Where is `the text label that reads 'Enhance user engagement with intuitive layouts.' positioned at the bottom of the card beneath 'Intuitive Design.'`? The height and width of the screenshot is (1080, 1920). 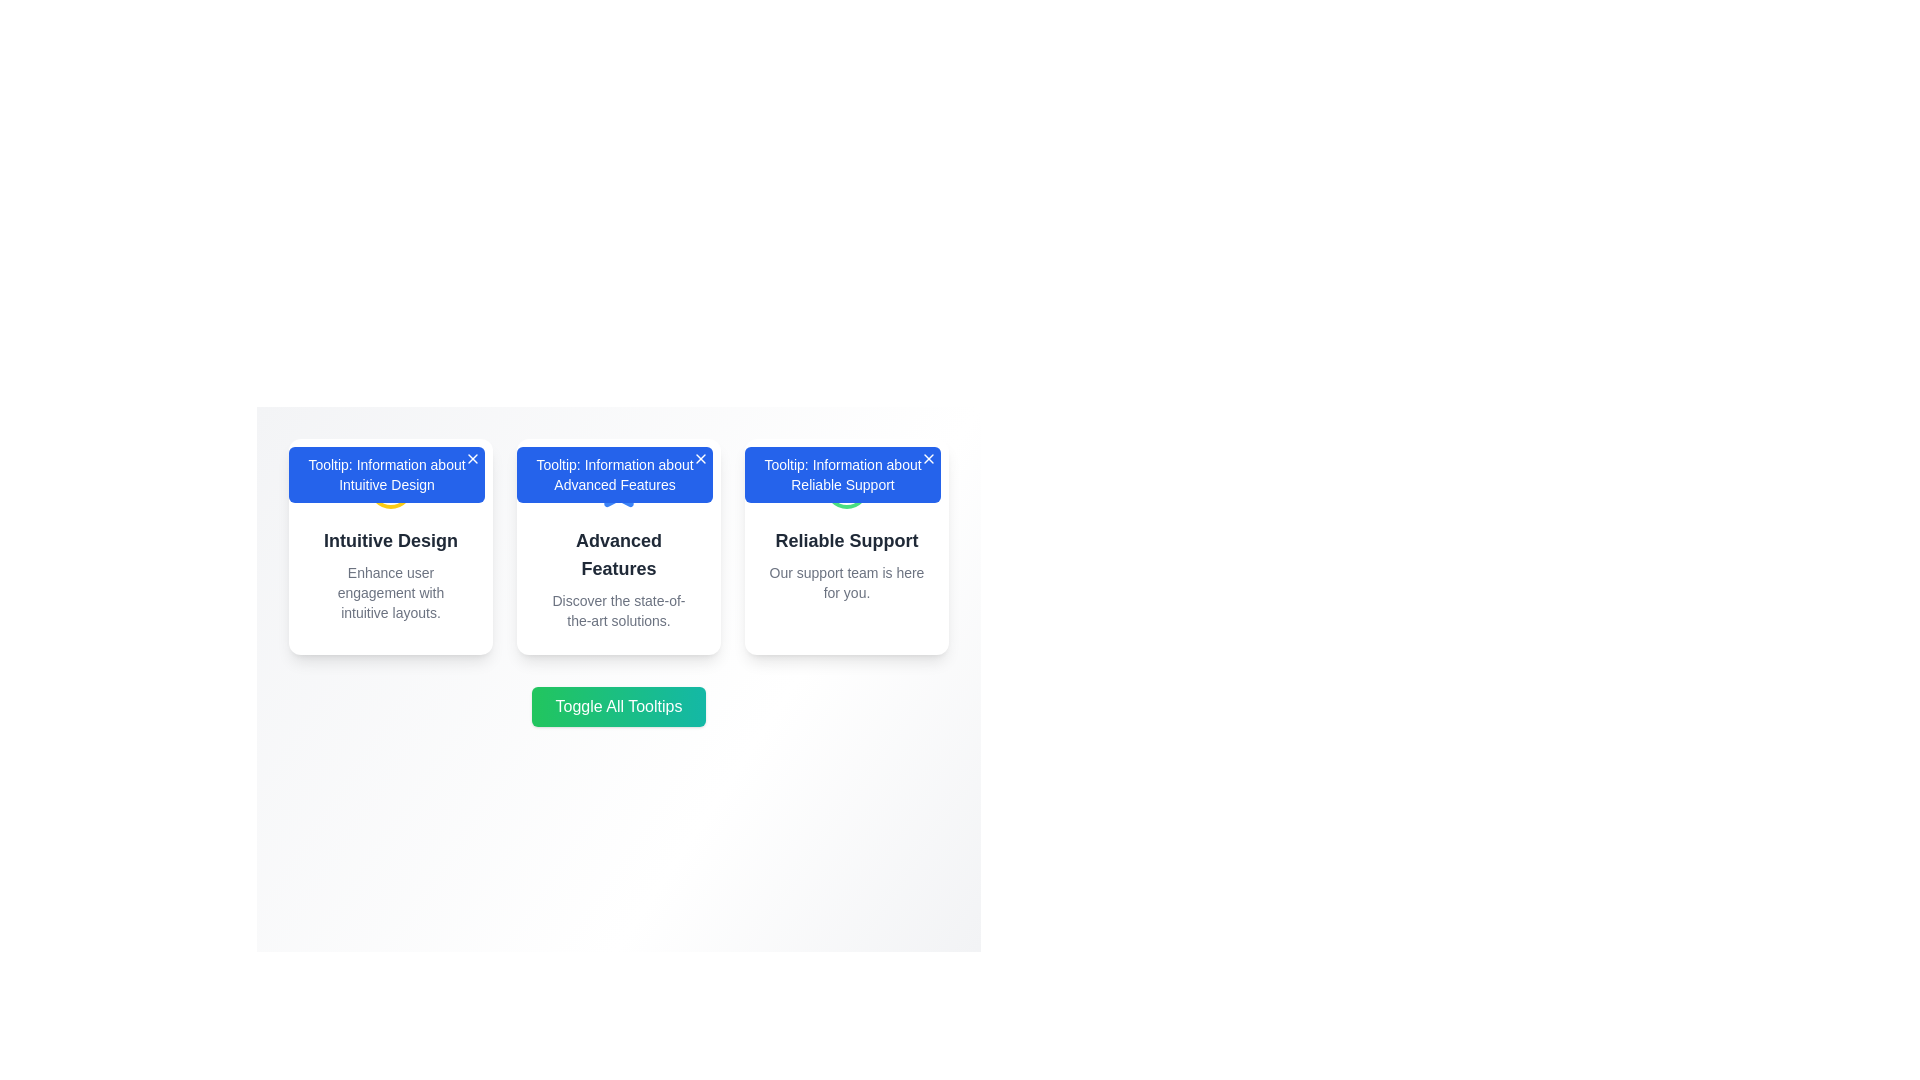 the text label that reads 'Enhance user engagement with intuitive layouts.' positioned at the bottom of the card beneath 'Intuitive Design.' is located at coordinates (390, 592).